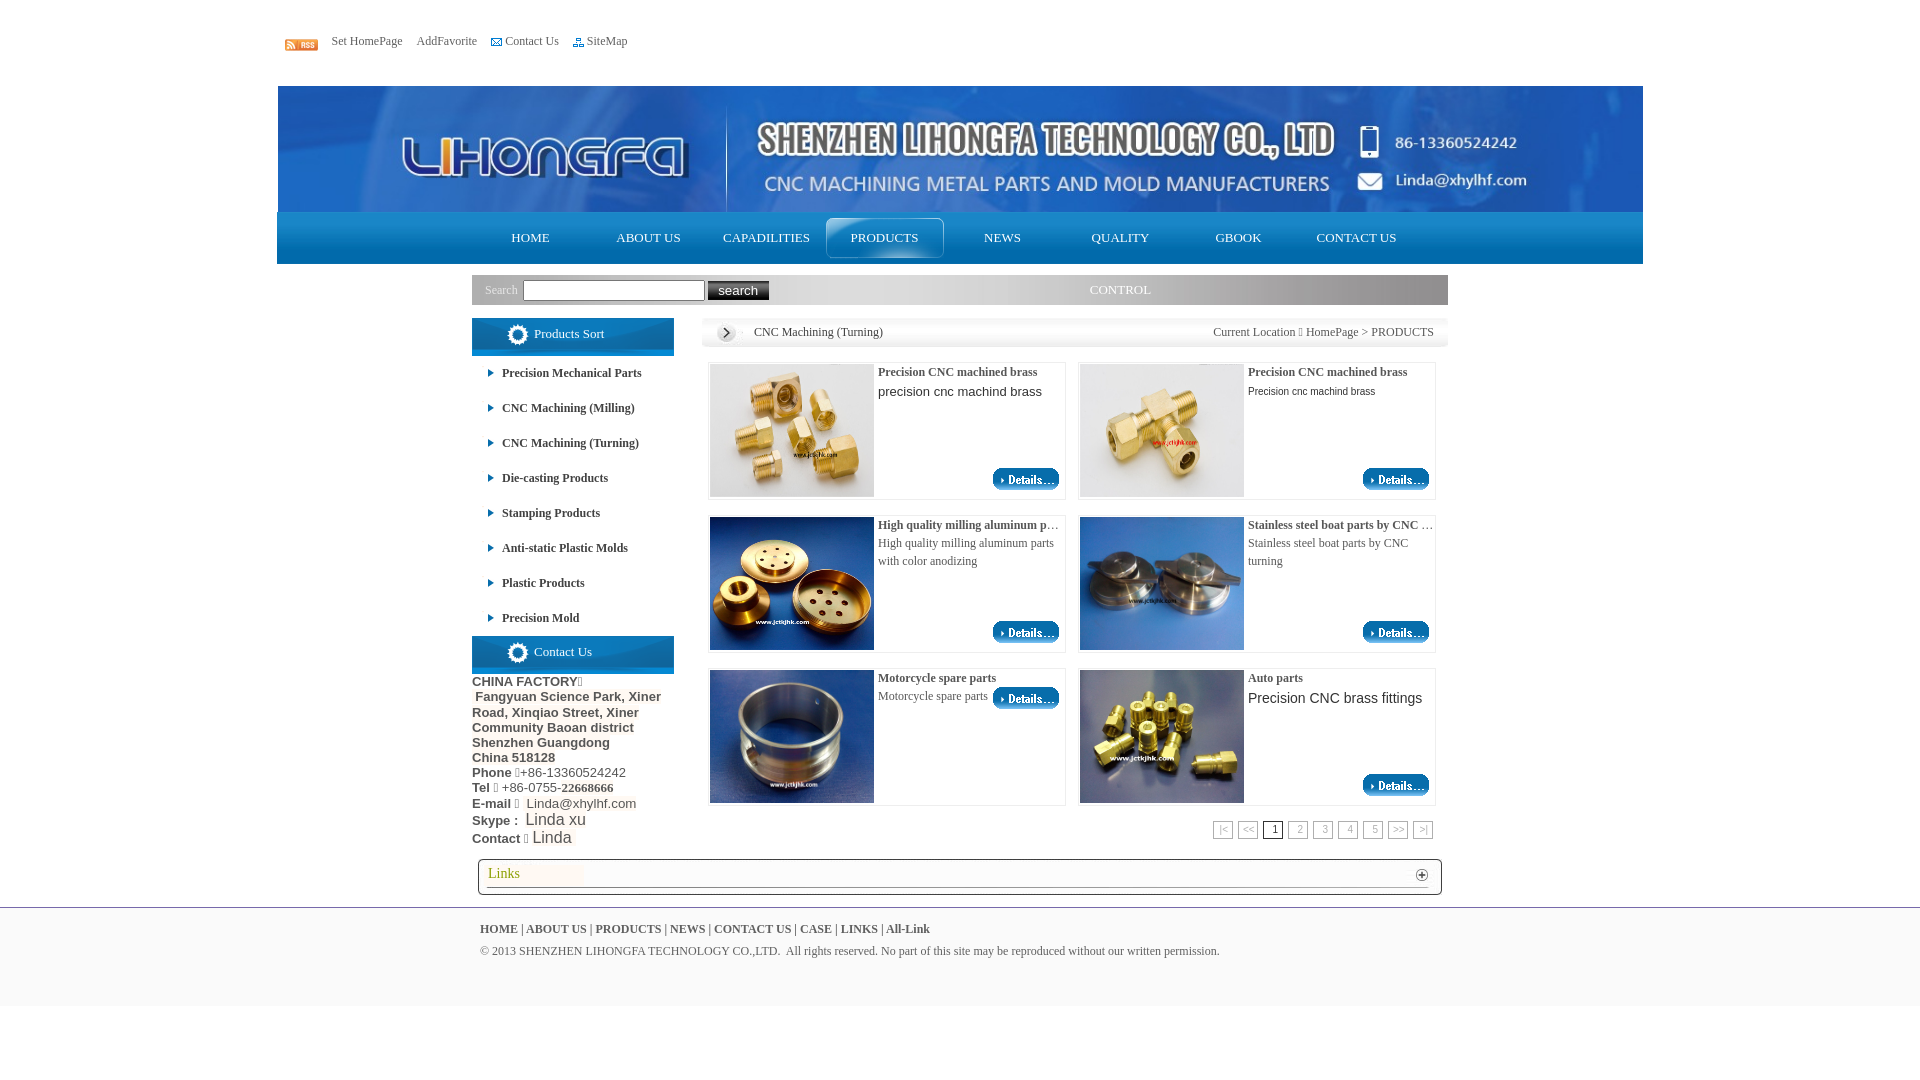 The image size is (1920, 1080). I want to click on 'GBOOK', so click(1237, 237).